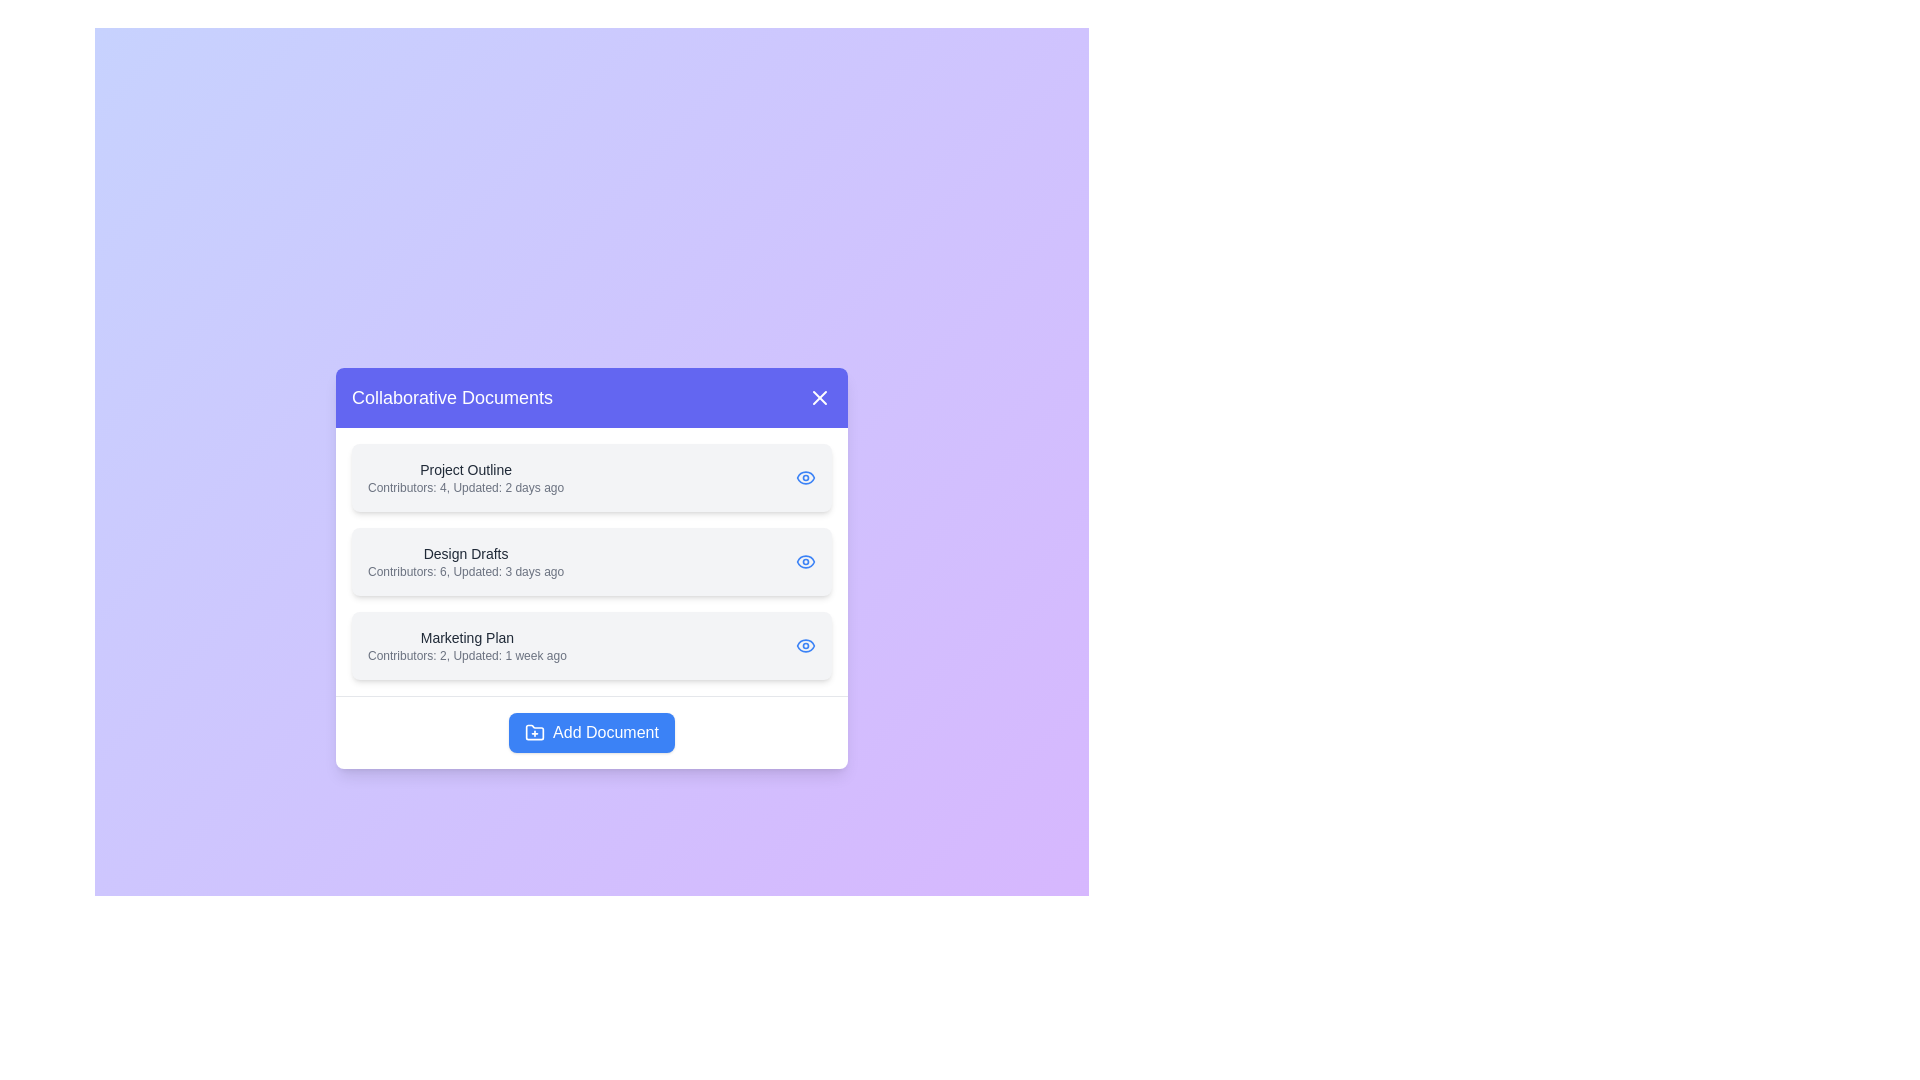  What do you see at coordinates (820, 397) in the screenshot?
I see `the close button (X) in the top-right corner of the modal to close it` at bounding box center [820, 397].